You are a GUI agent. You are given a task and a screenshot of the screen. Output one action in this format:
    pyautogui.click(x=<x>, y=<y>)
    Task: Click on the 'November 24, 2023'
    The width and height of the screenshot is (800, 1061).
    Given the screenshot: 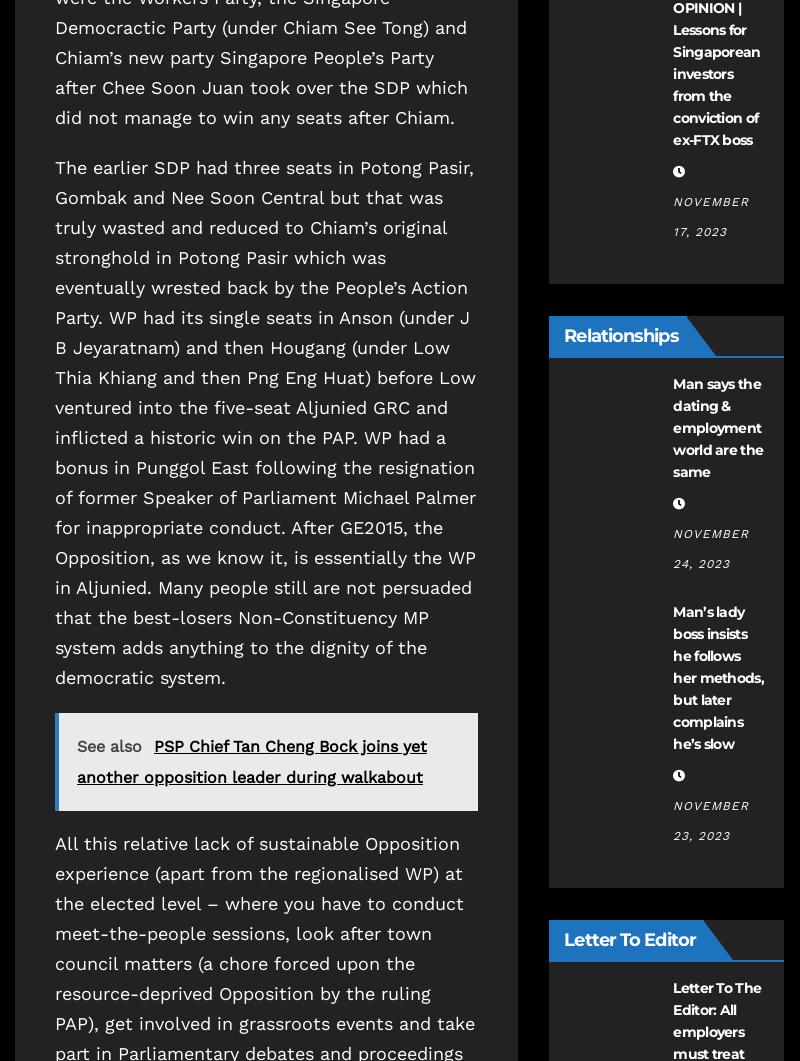 What is the action you would take?
    pyautogui.click(x=710, y=547)
    